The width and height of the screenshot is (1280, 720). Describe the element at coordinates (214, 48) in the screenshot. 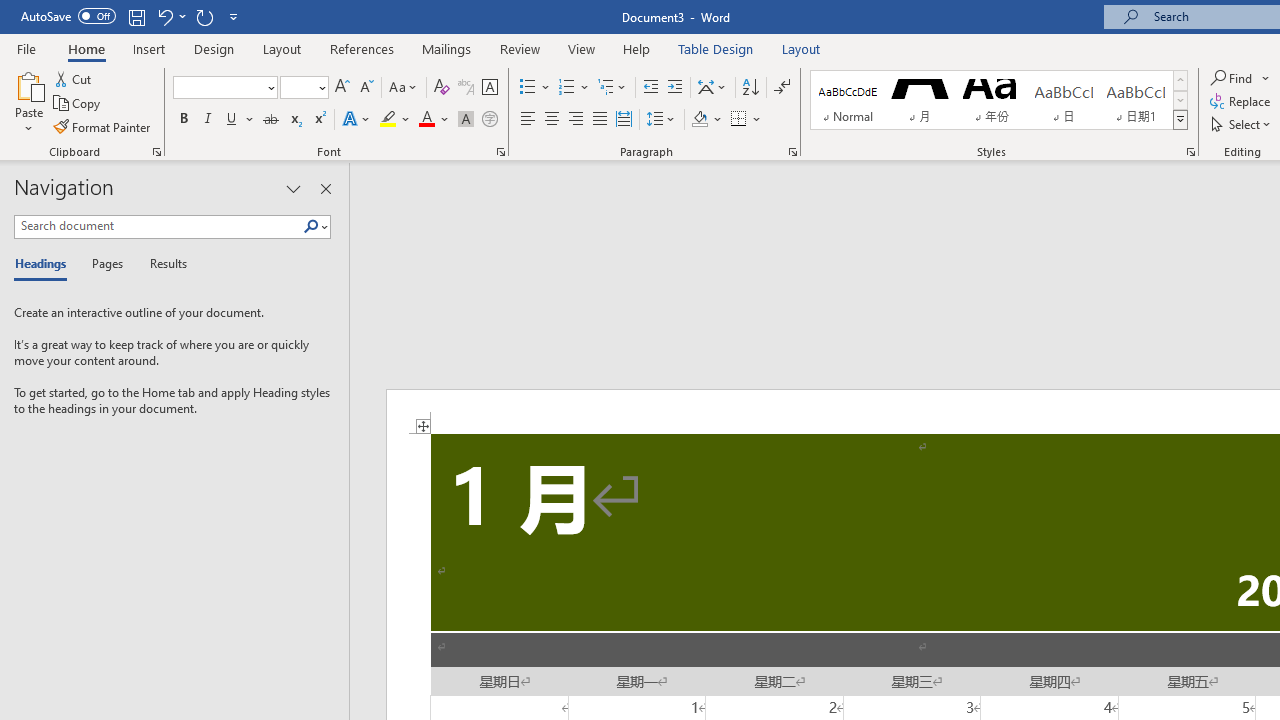

I see `'Design'` at that location.